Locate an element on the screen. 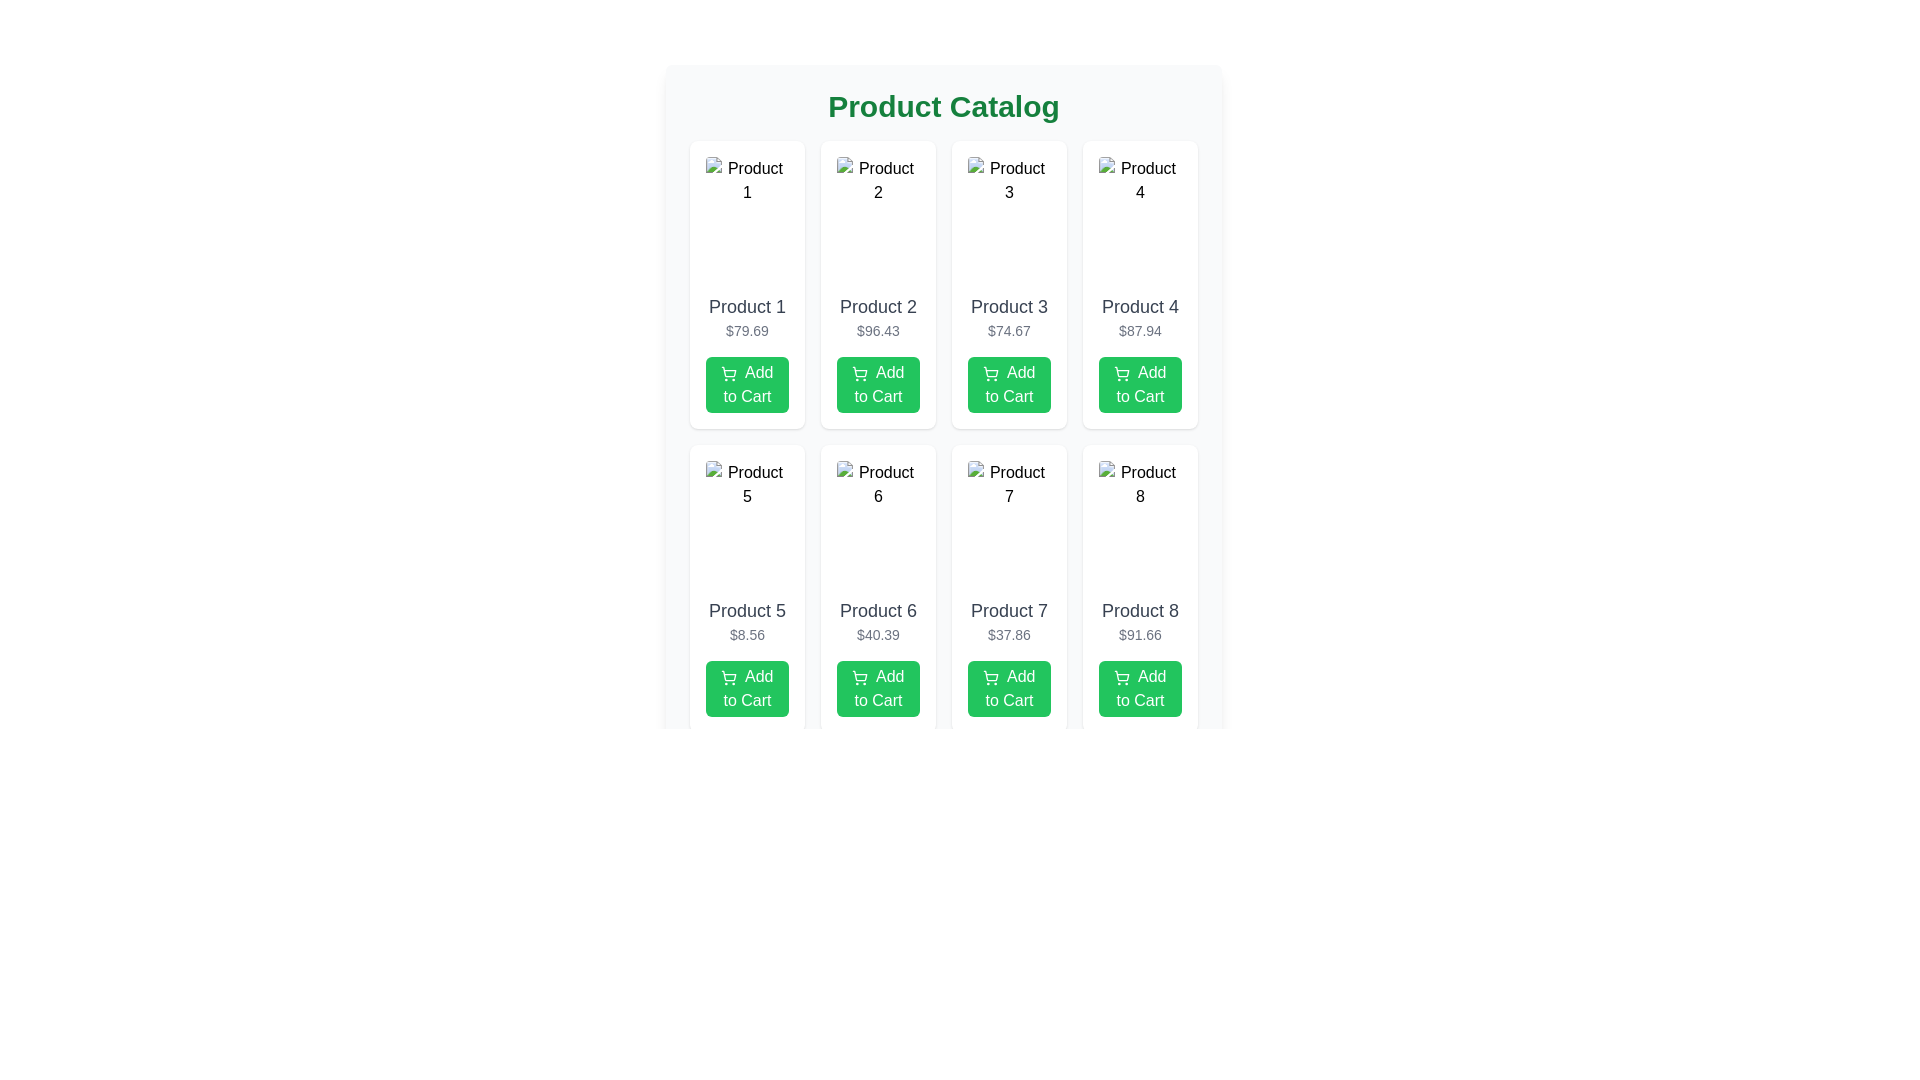  the green 'Add to Cart' button with a shopping cart icon located at the bottom of the product card for 'Product 2' priced at $96.43 is located at coordinates (878, 385).